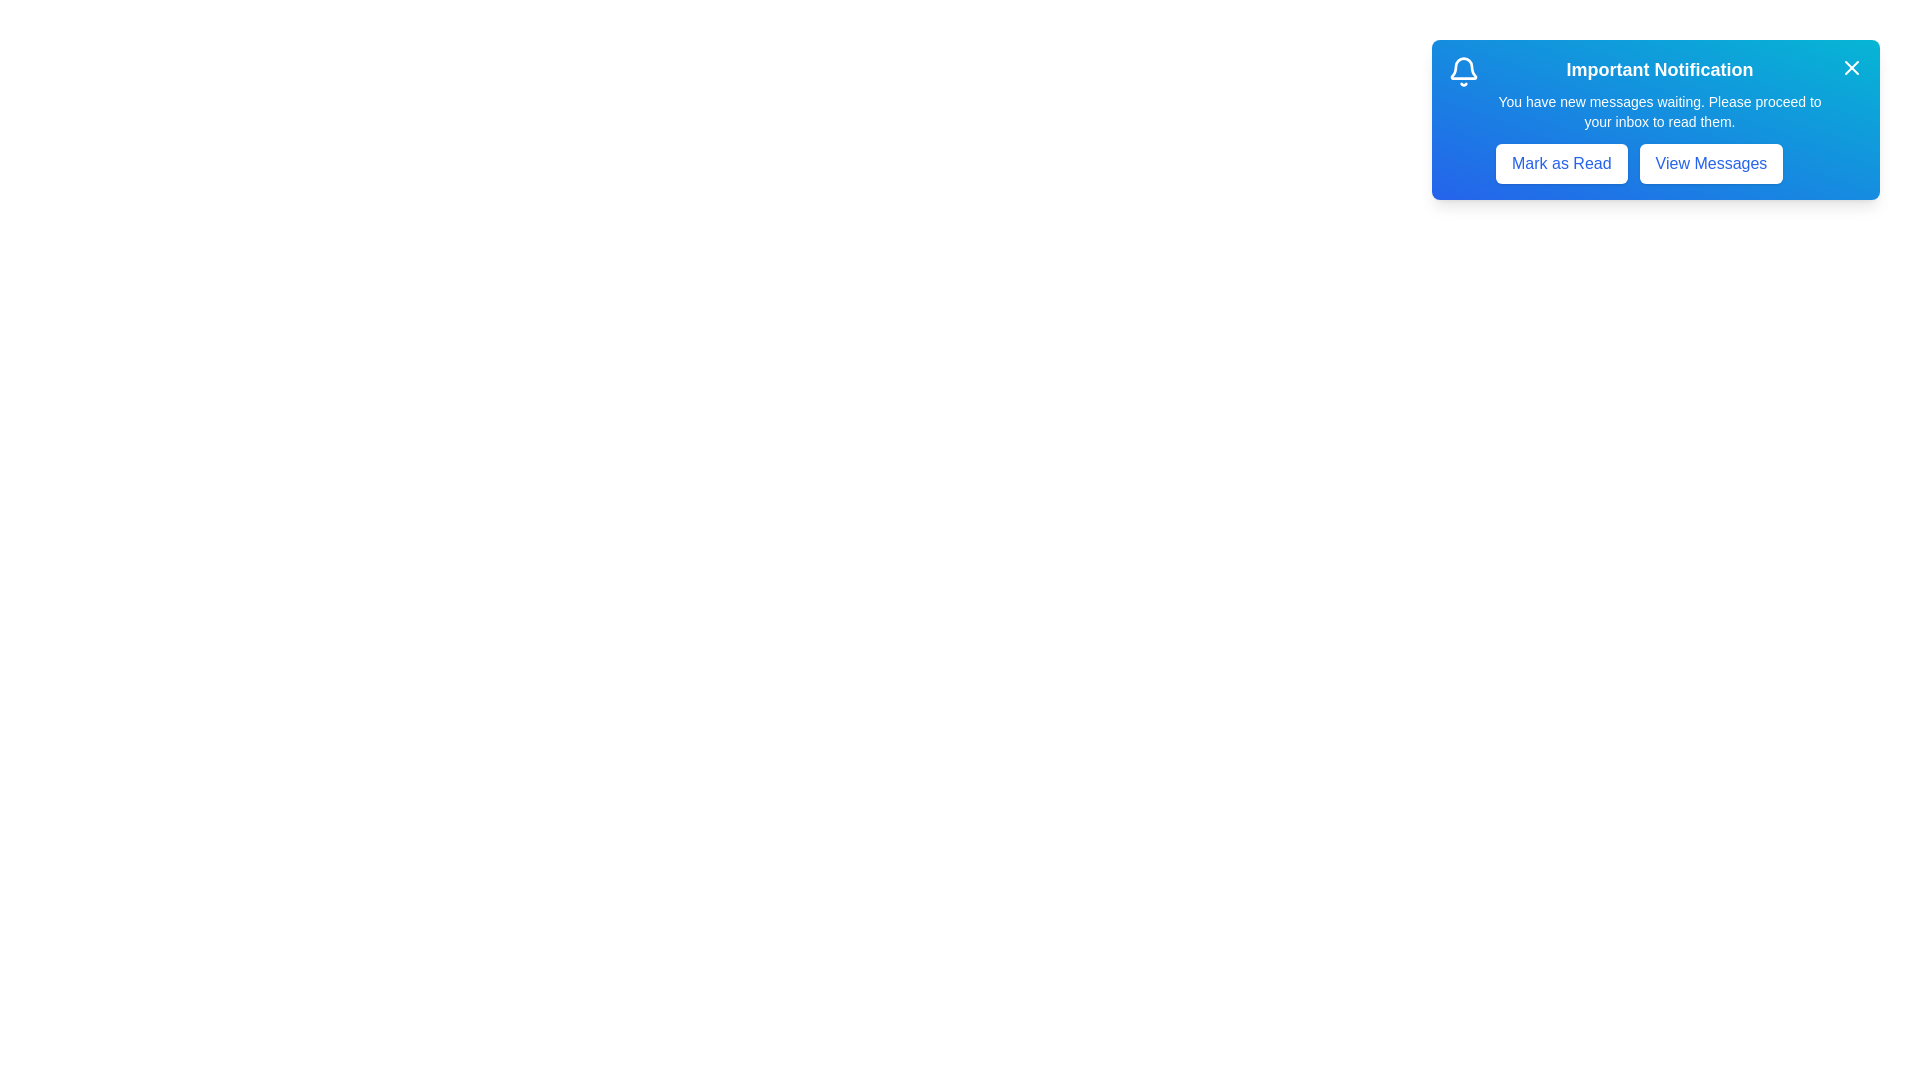 The width and height of the screenshot is (1920, 1080). I want to click on the 'Close' button to dismiss the notification, so click(1851, 67).